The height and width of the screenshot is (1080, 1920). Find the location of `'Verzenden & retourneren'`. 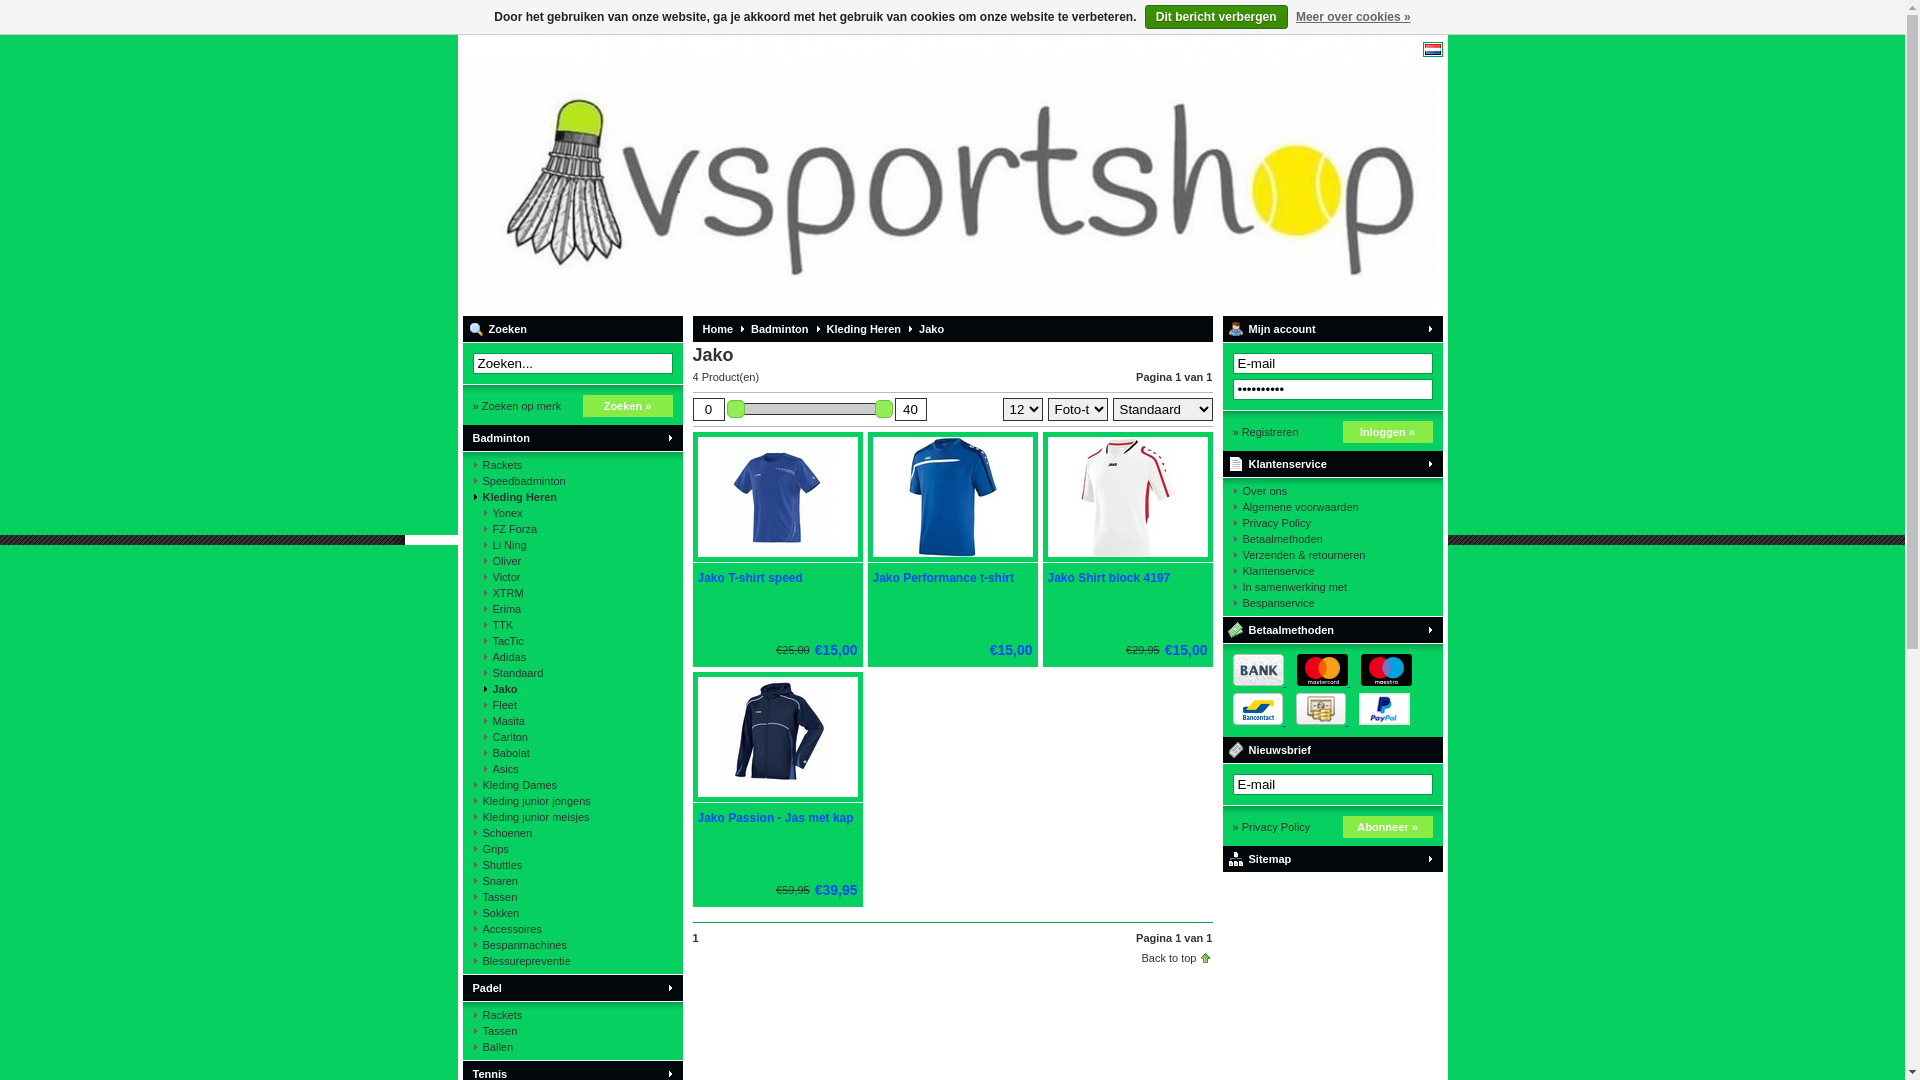

'Verzenden & retourneren' is located at coordinates (1332, 555).